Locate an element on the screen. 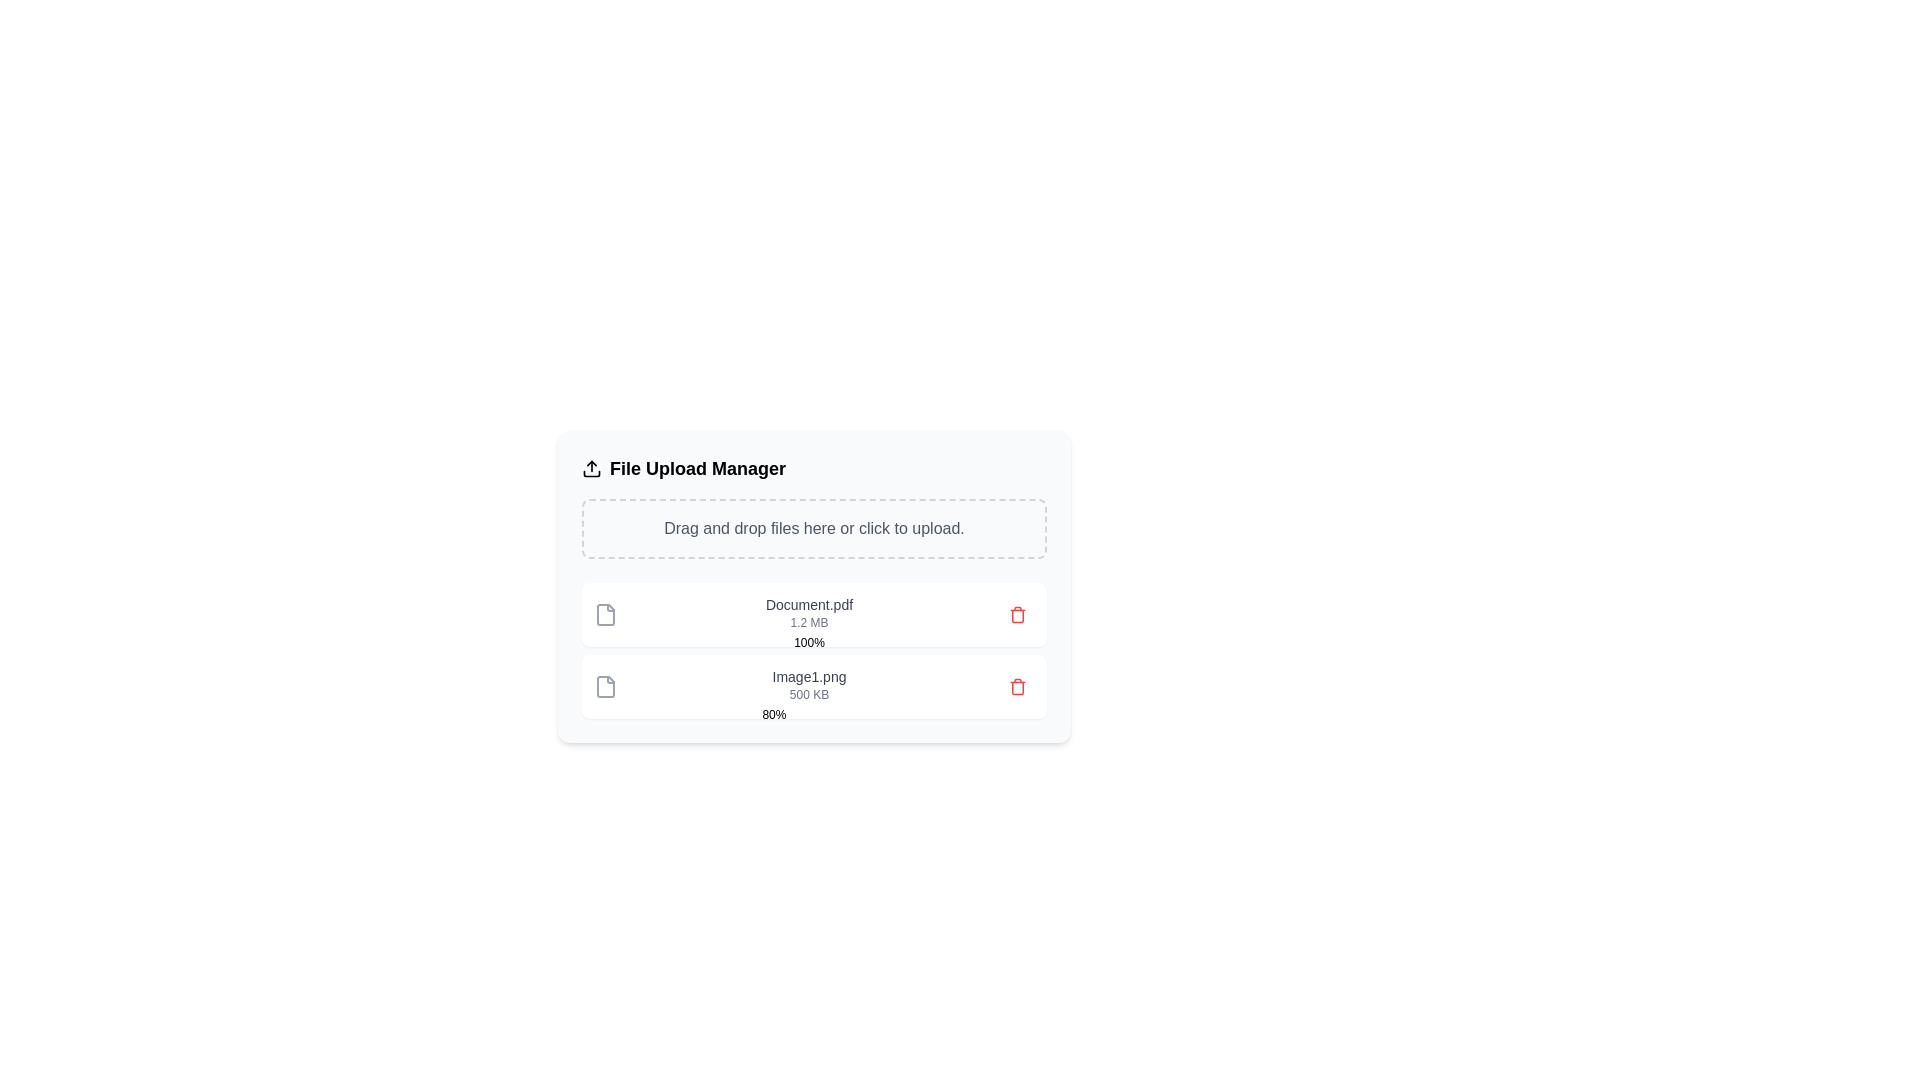 The width and height of the screenshot is (1920, 1080). the document icon located is located at coordinates (604, 613).